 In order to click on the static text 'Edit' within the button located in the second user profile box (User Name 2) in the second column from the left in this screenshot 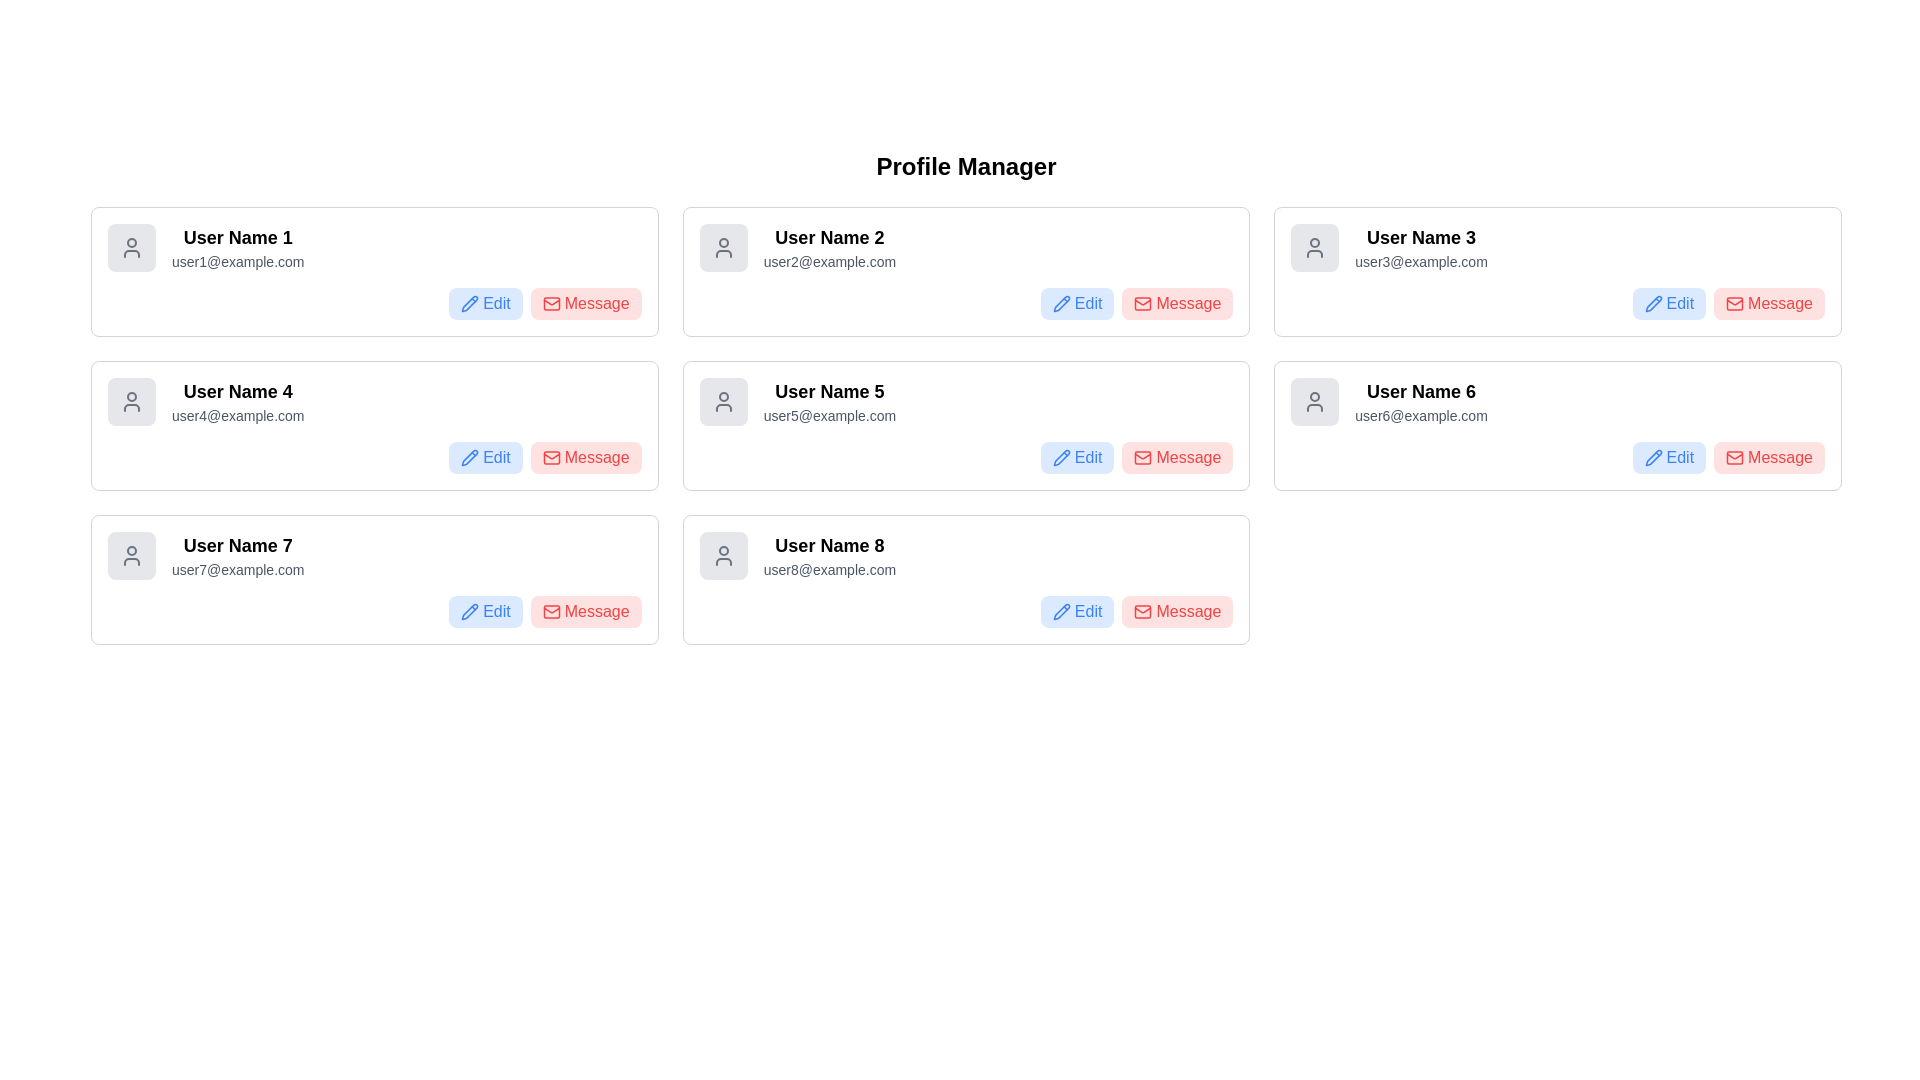, I will do `click(1087, 304)`.